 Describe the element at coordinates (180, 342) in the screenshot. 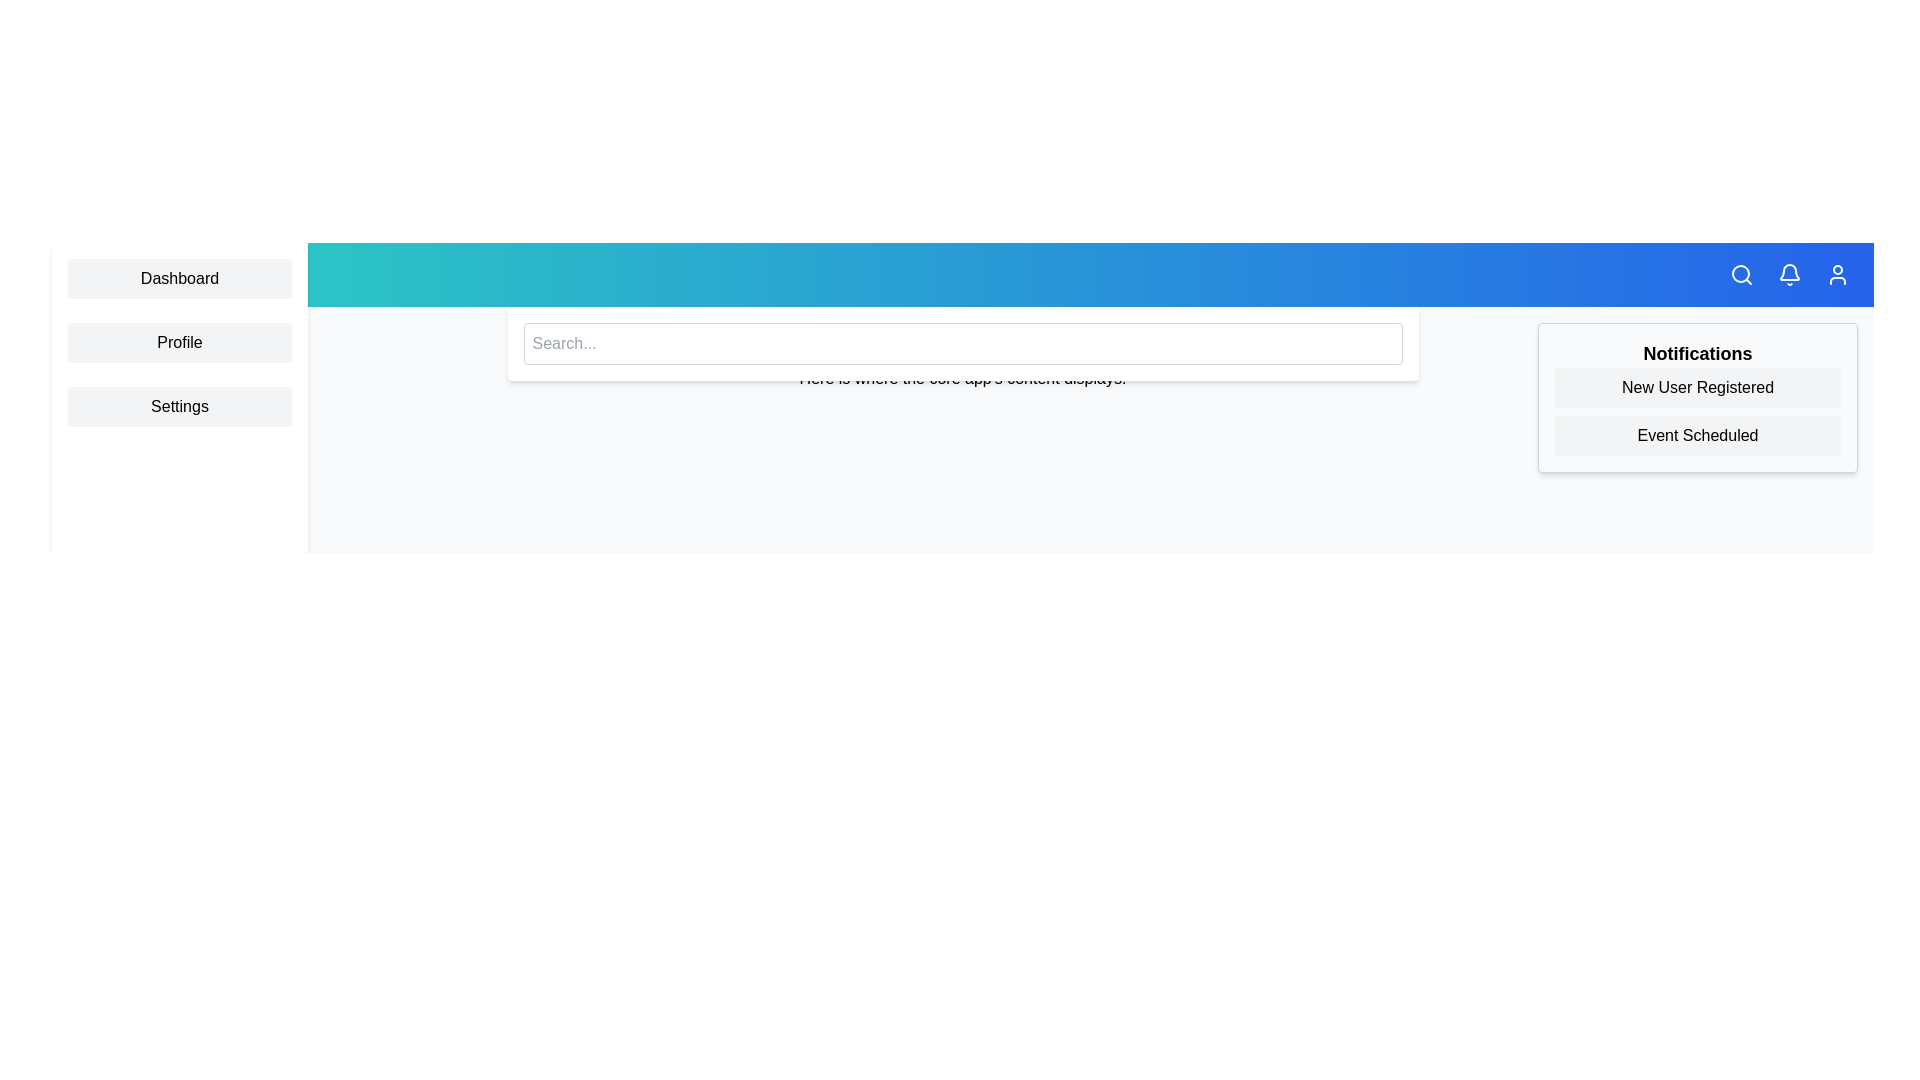

I see `the 'Profile' button, which is the second button in a vertical list of three buttons on the left side of the interface` at that location.